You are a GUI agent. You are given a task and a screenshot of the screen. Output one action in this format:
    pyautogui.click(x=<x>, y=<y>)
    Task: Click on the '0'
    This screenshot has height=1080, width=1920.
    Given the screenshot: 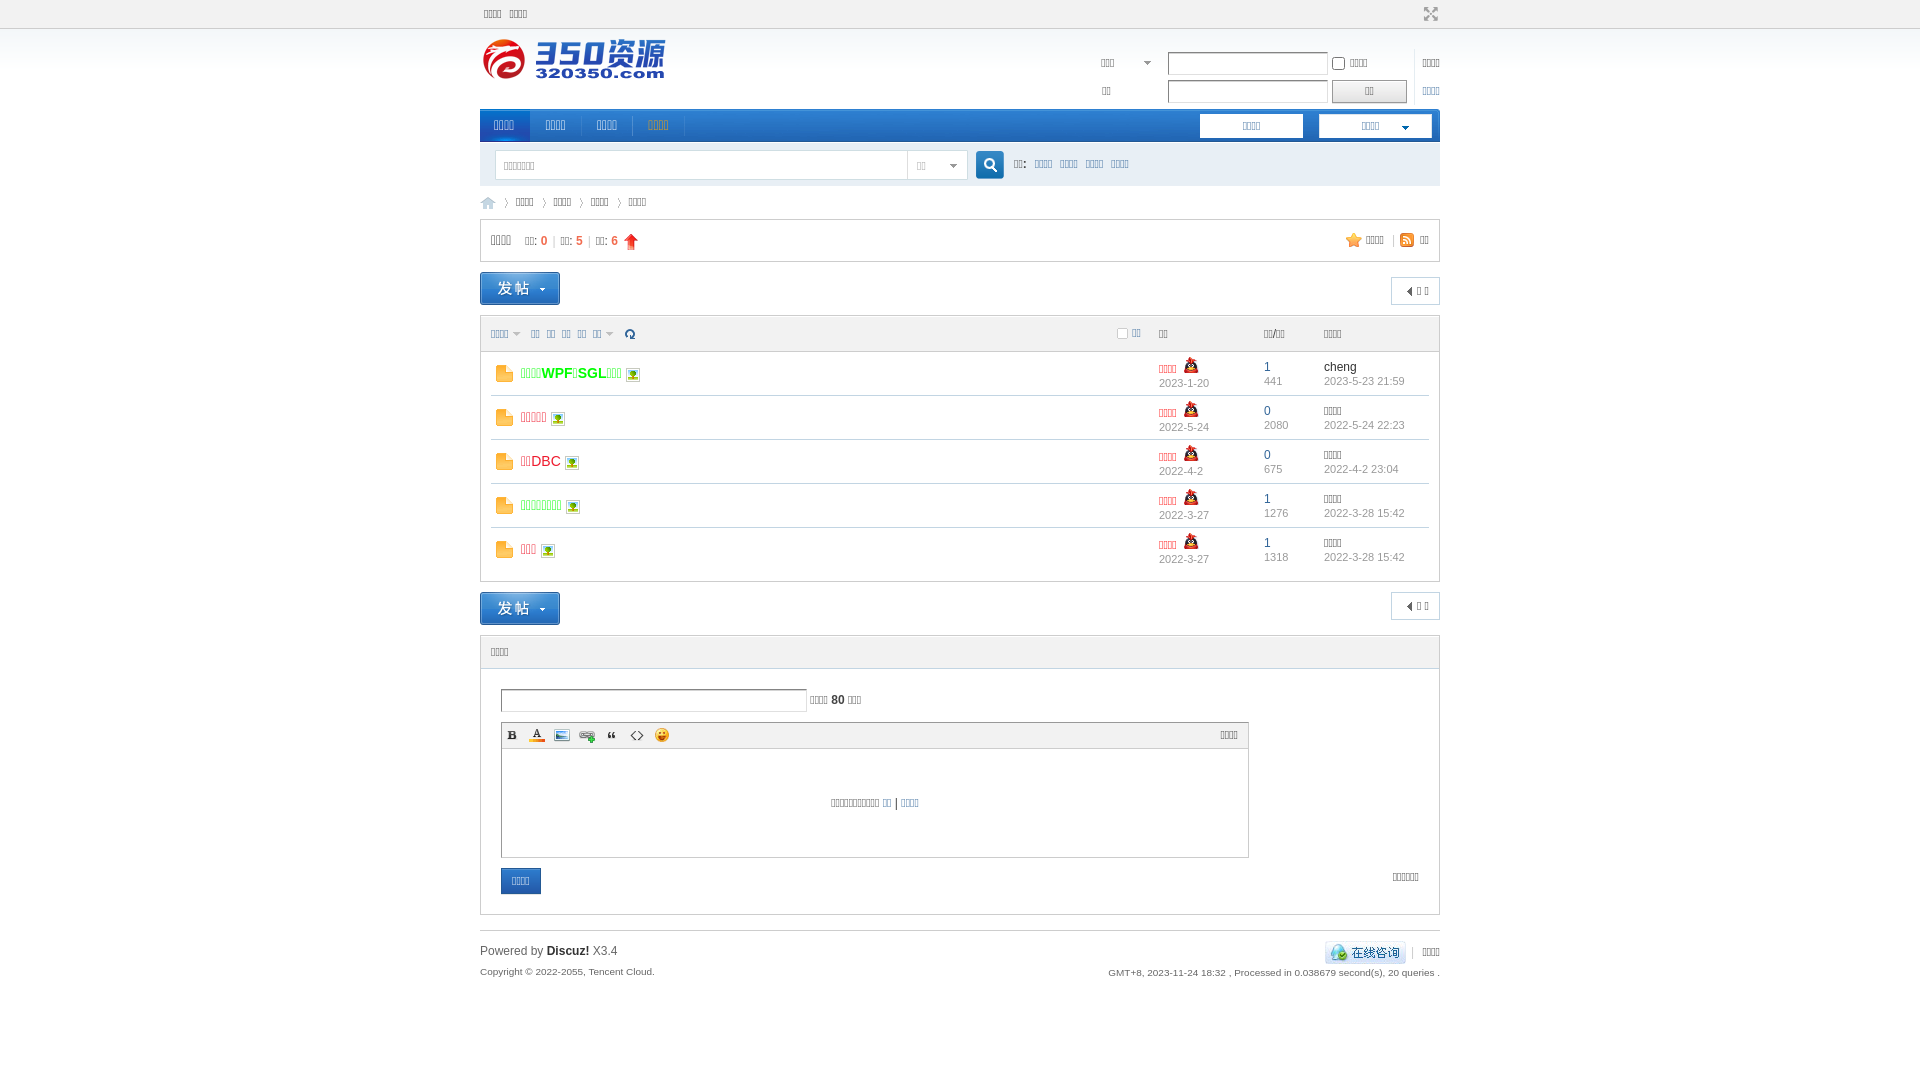 What is the action you would take?
    pyautogui.click(x=1262, y=455)
    